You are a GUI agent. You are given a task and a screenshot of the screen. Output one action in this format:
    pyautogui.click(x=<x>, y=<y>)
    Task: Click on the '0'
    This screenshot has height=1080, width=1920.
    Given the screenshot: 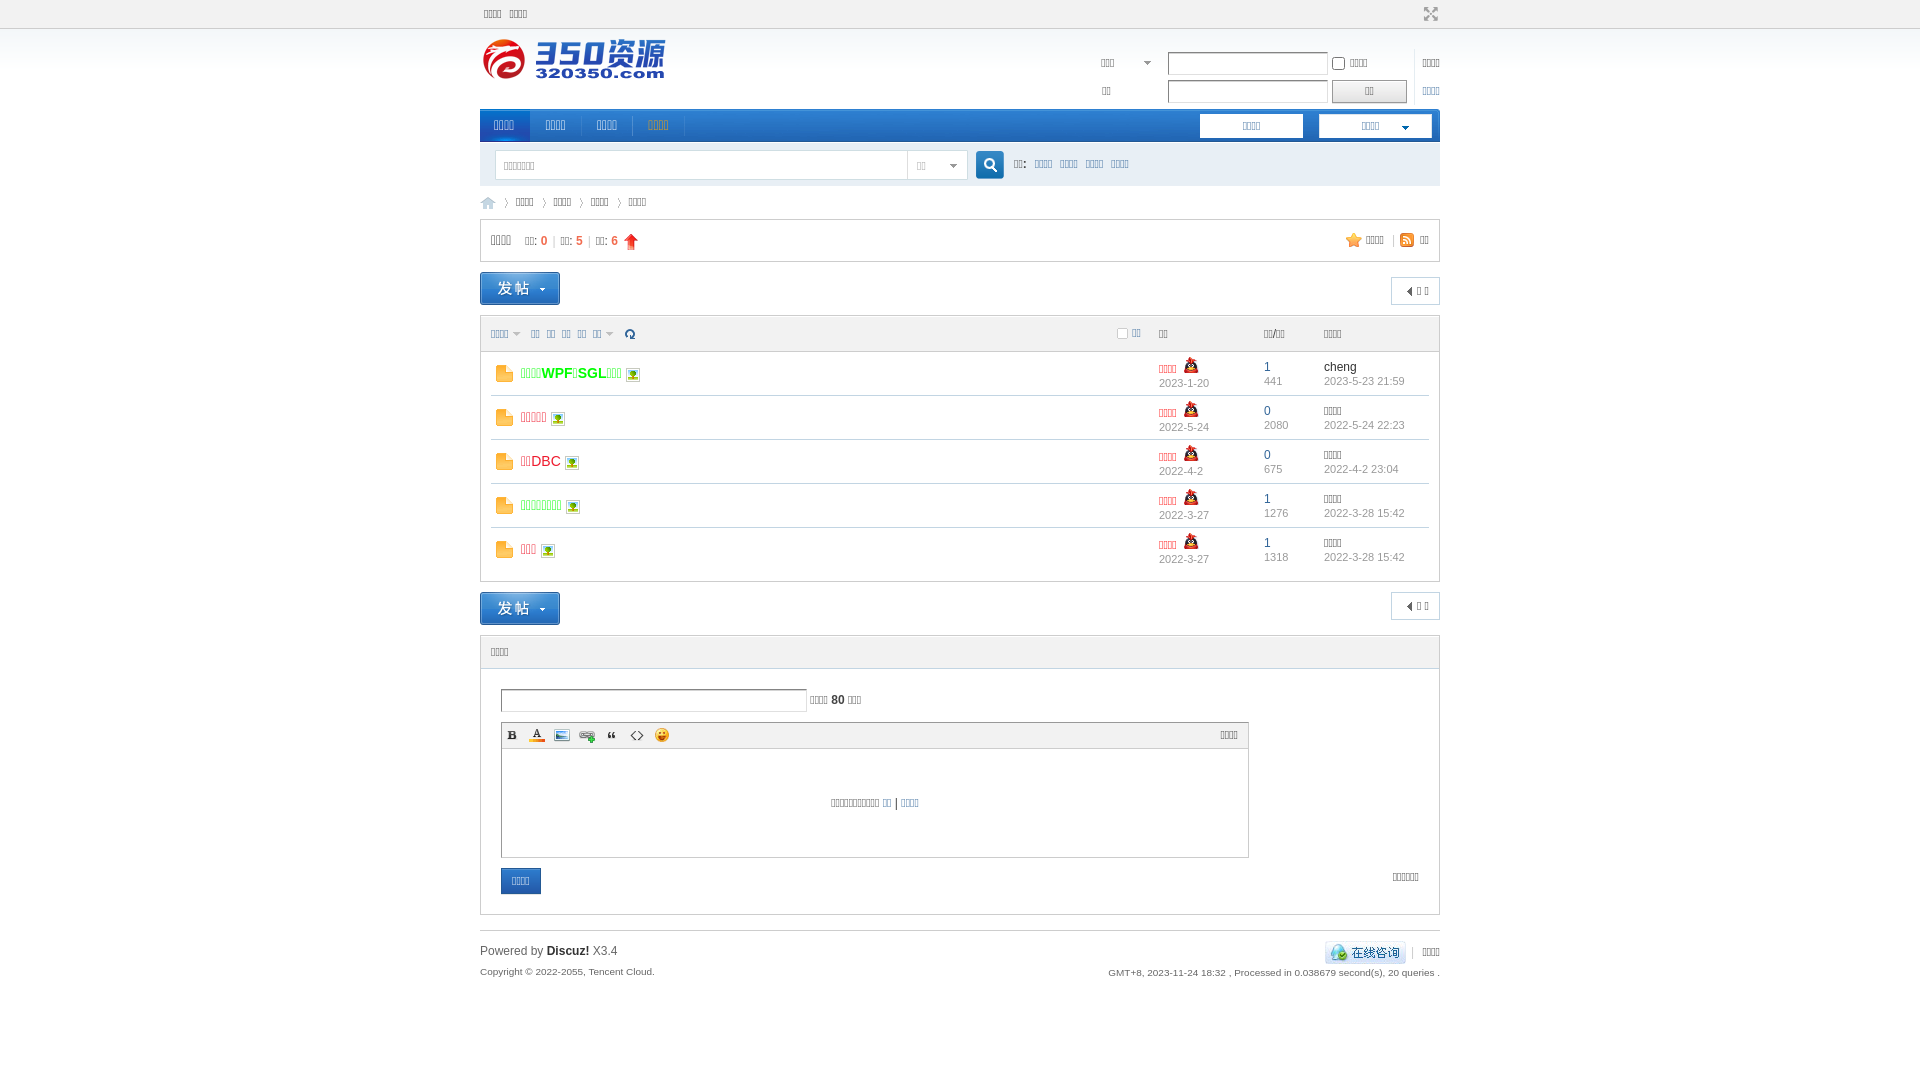 What is the action you would take?
    pyautogui.click(x=1262, y=455)
    